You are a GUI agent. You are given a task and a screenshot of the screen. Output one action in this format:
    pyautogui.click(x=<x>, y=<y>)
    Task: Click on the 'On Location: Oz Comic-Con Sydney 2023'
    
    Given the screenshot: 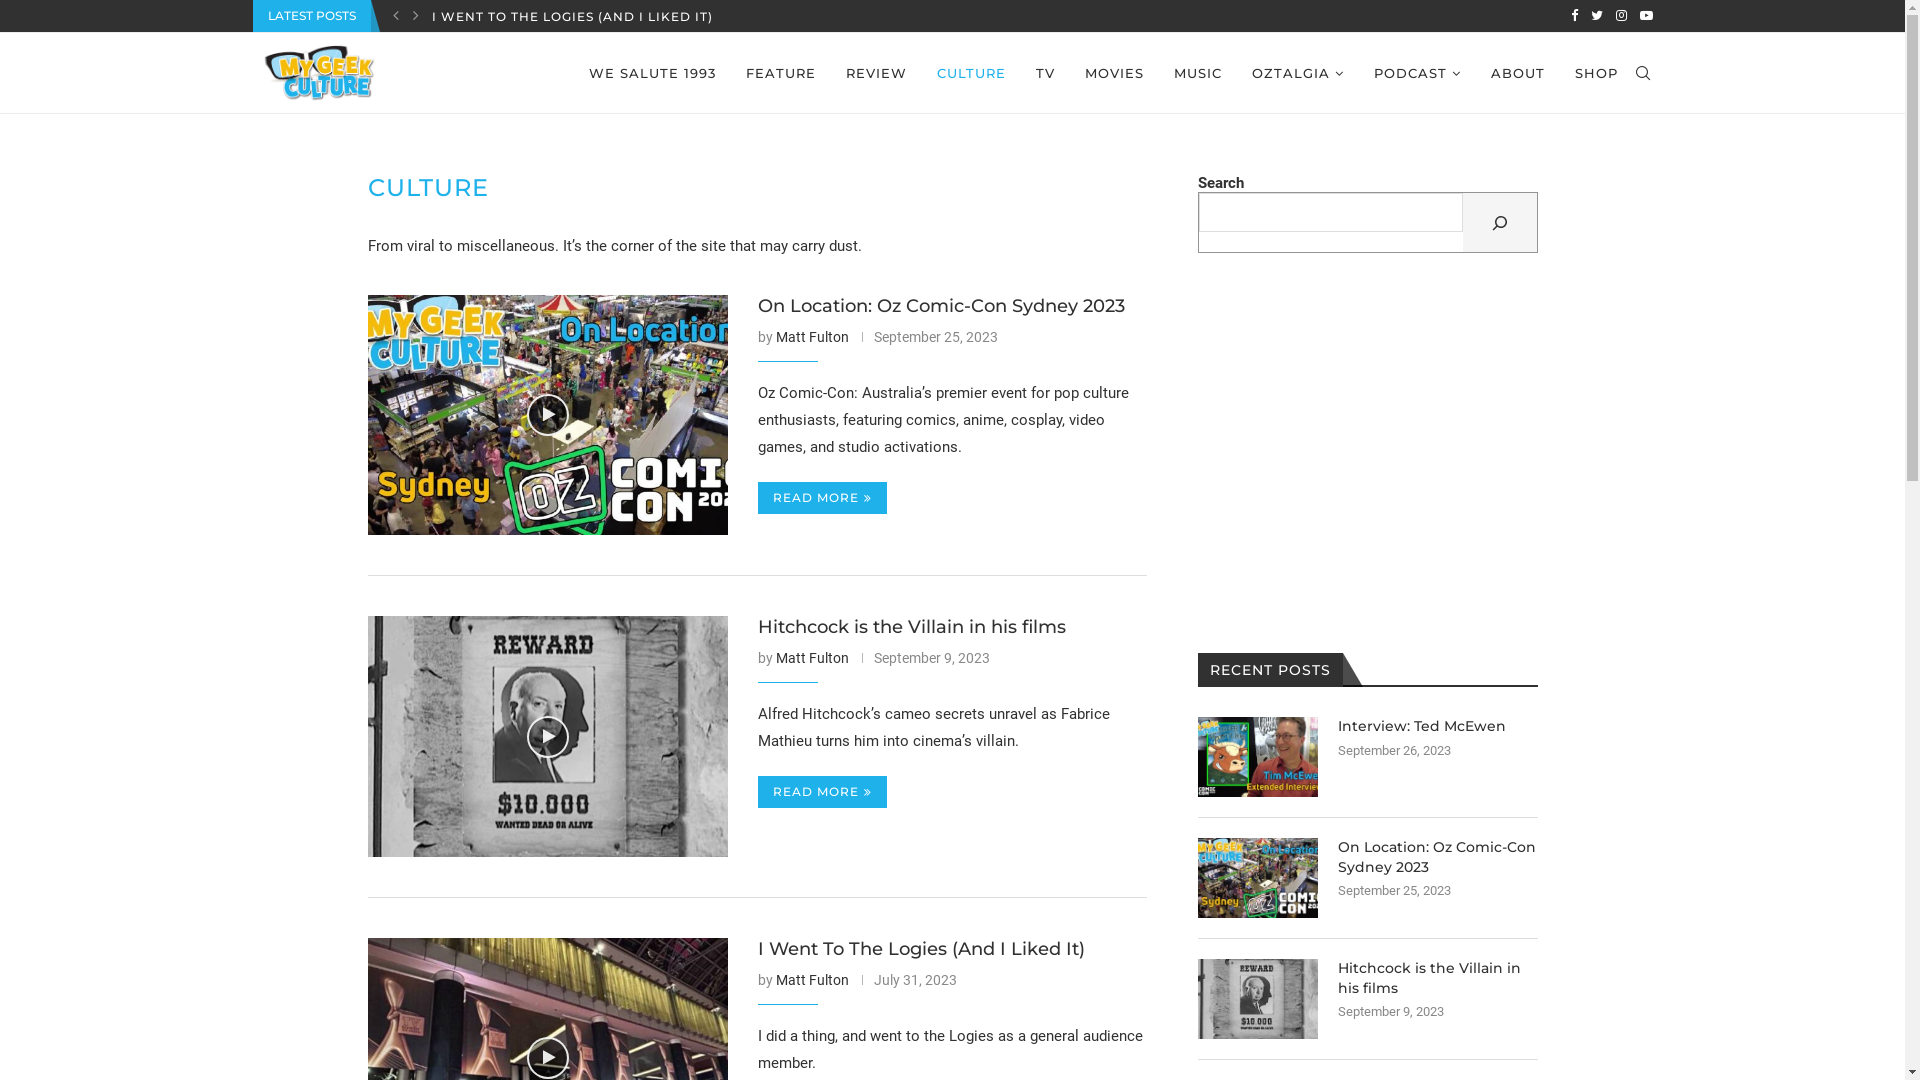 What is the action you would take?
    pyautogui.click(x=548, y=414)
    